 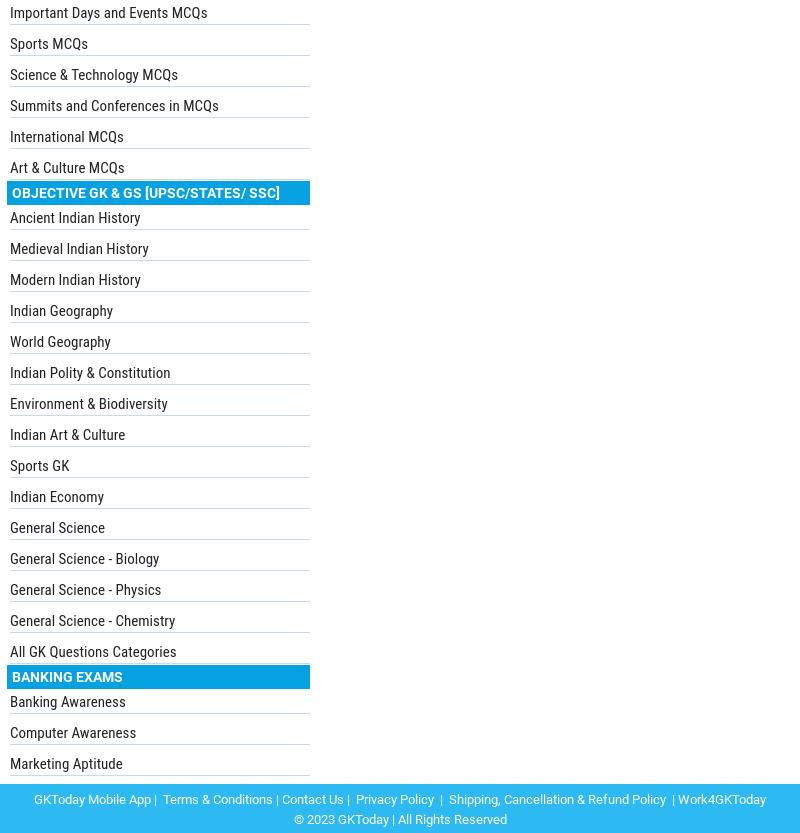 What do you see at coordinates (67, 432) in the screenshot?
I see `'Indian Art & Culture'` at bounding box center [67, 432].